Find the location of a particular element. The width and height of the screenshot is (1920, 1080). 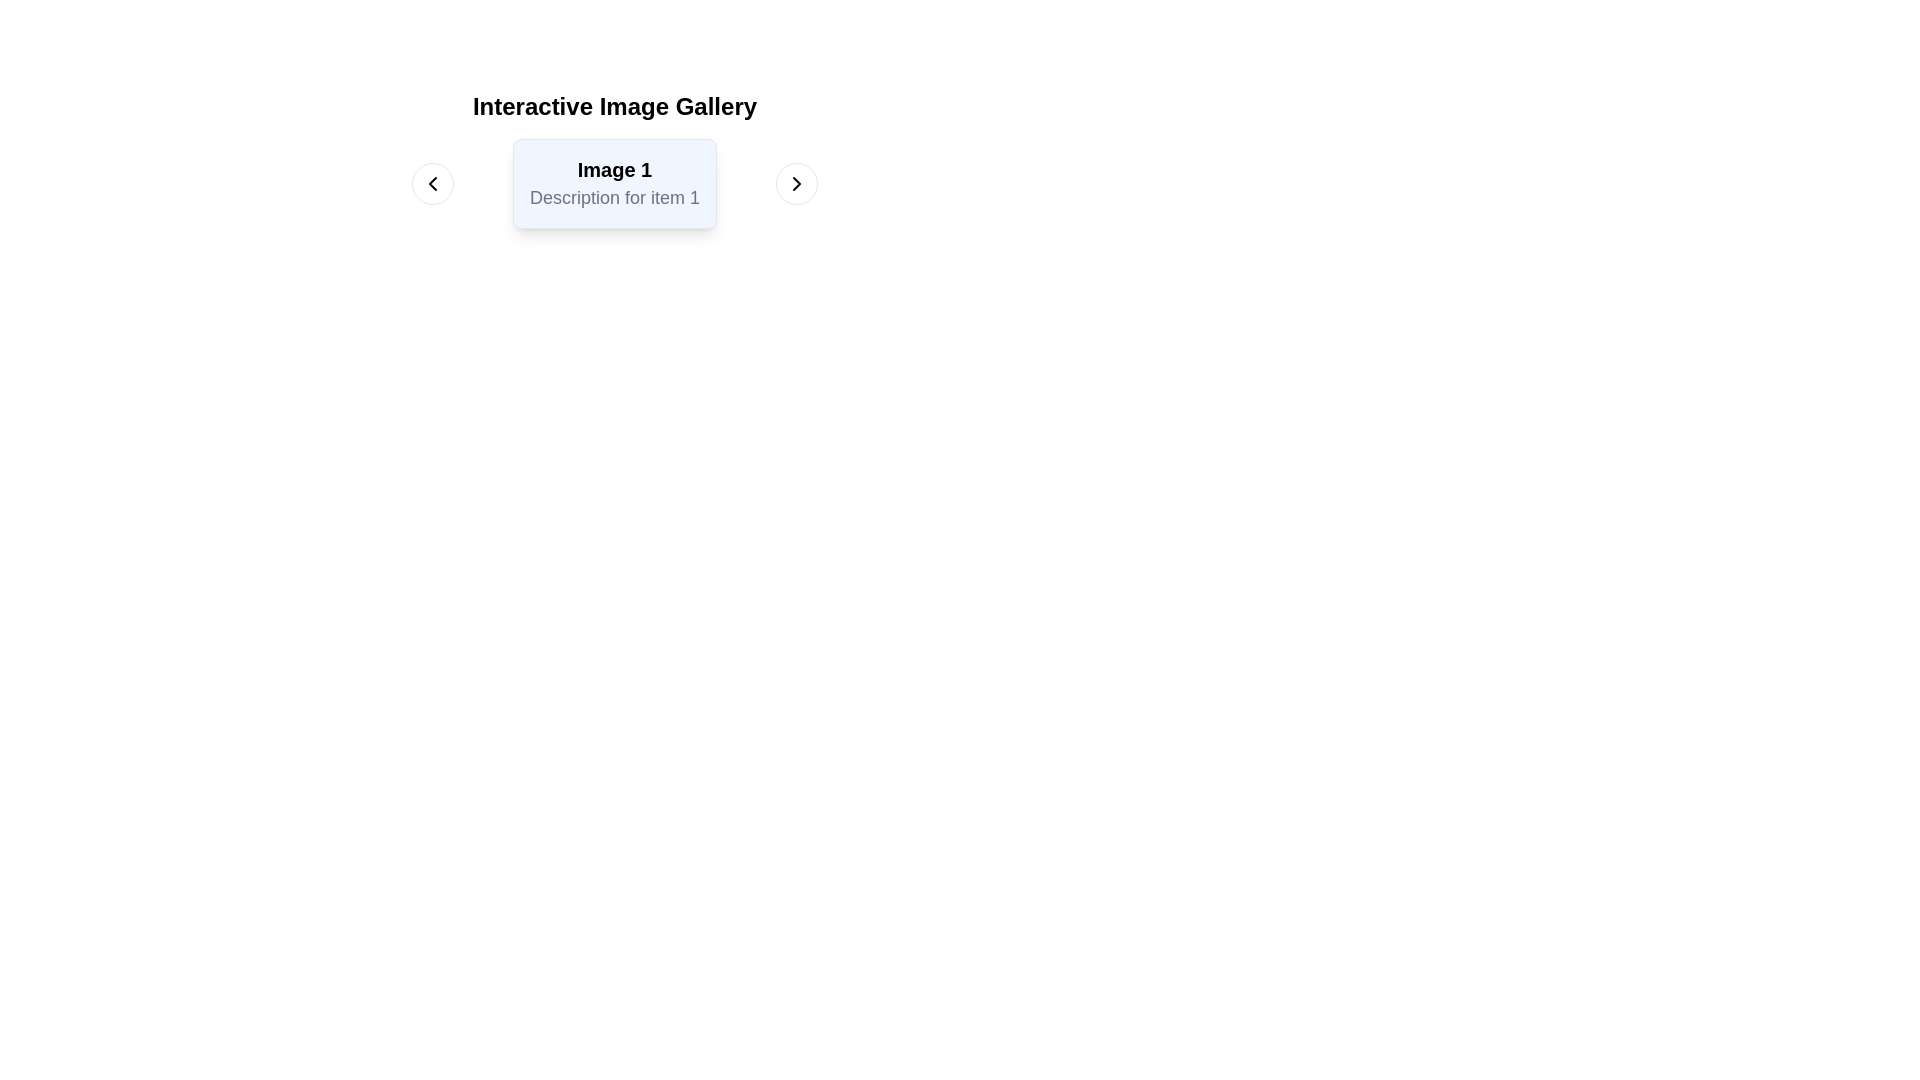

the right-pointing chevron icon inside the rightward navigation button of the interactive image gallery is located at coordinates (795, 184).